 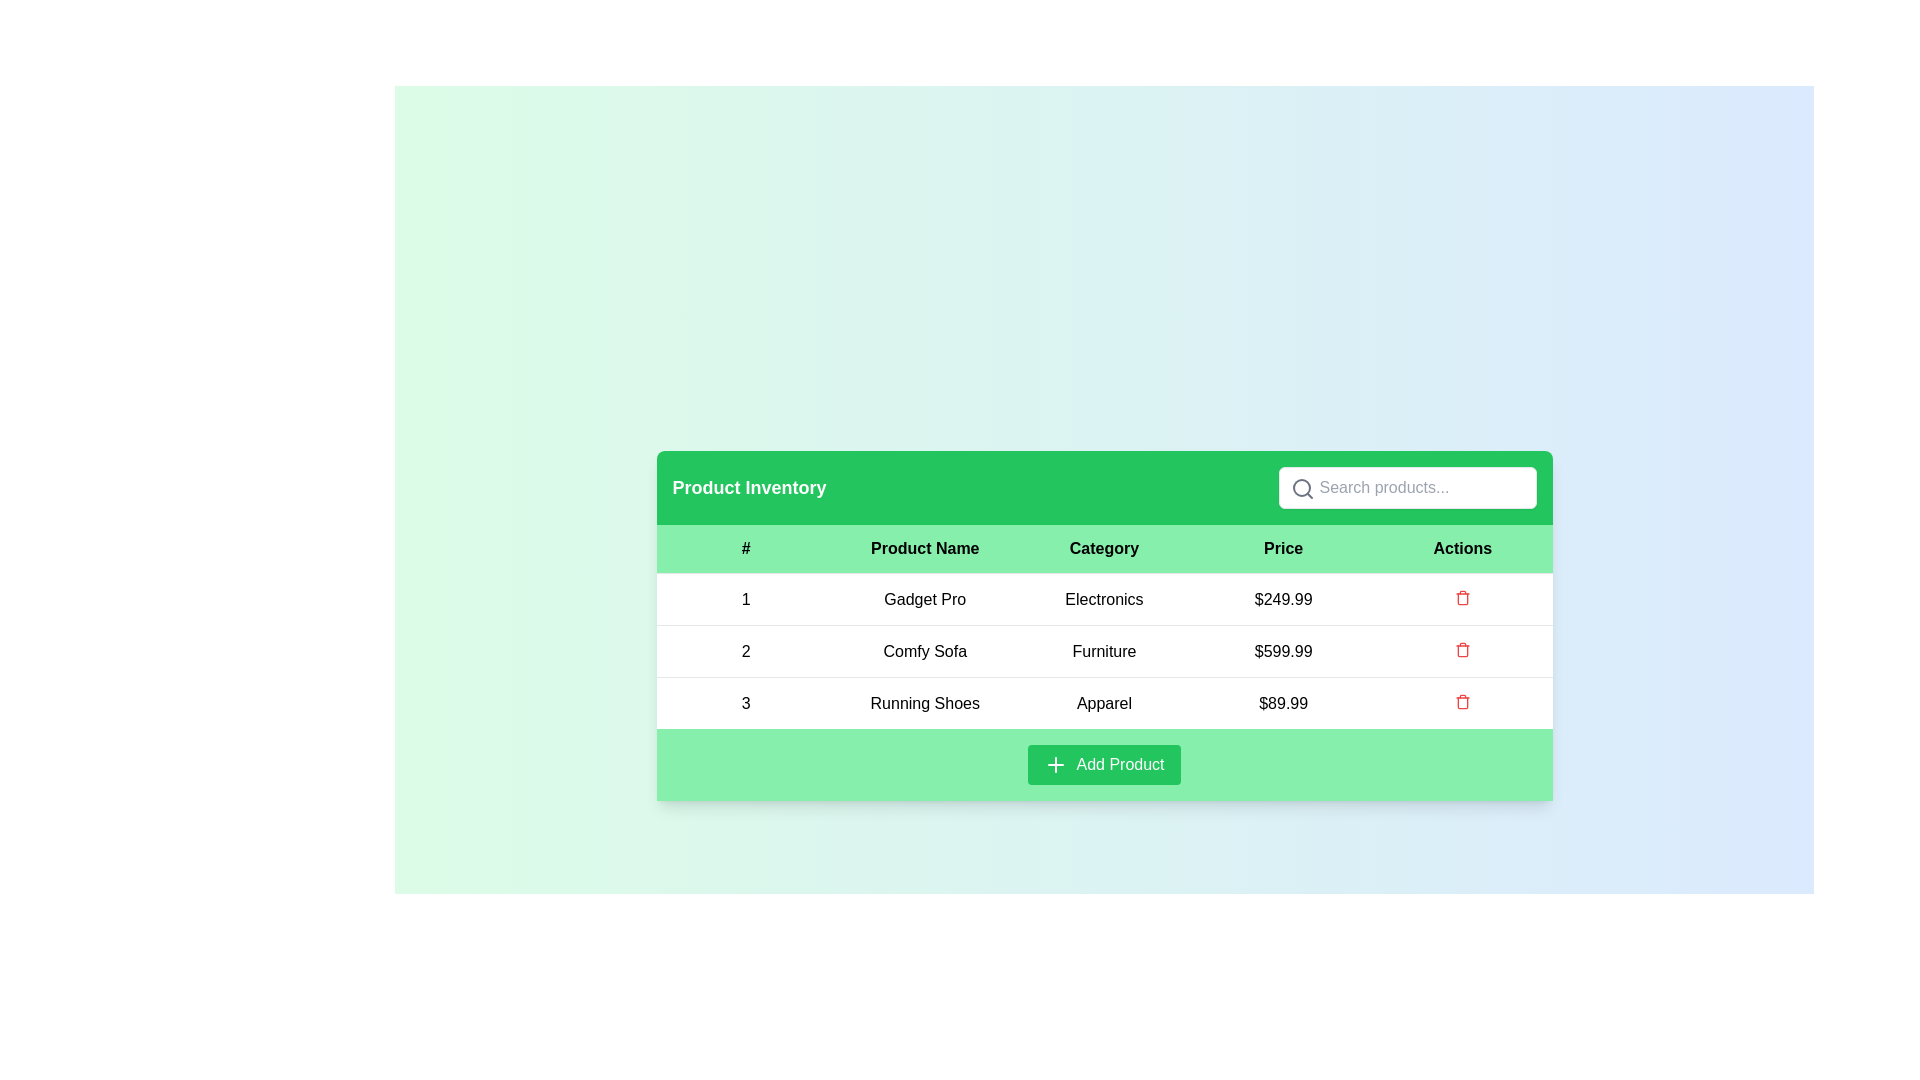 I want to click on the trash bin icon in the 'Actions' column of the first row of the 'Product Inventory' table, so click(x=1462, y=596).